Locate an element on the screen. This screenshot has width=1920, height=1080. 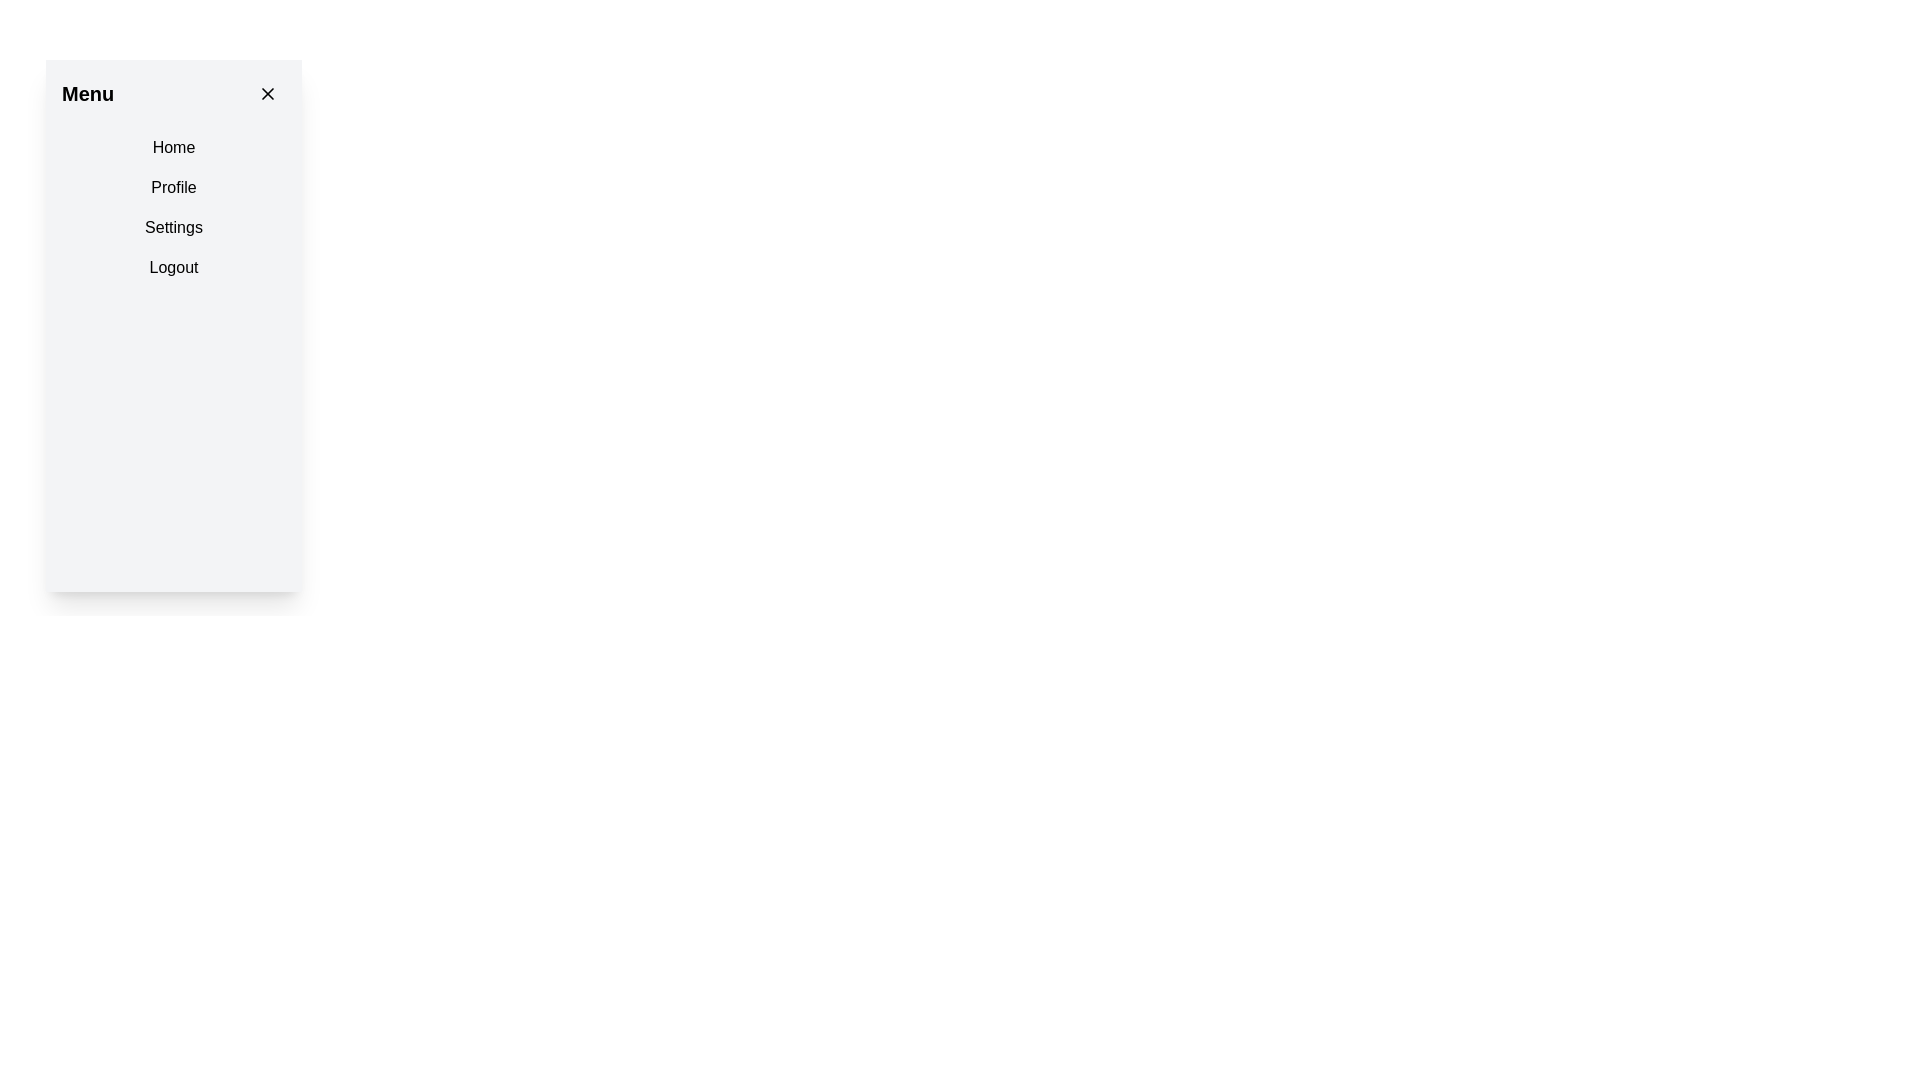
the second item in the 'Menu' navigation list is located at coordinates (173, 208).